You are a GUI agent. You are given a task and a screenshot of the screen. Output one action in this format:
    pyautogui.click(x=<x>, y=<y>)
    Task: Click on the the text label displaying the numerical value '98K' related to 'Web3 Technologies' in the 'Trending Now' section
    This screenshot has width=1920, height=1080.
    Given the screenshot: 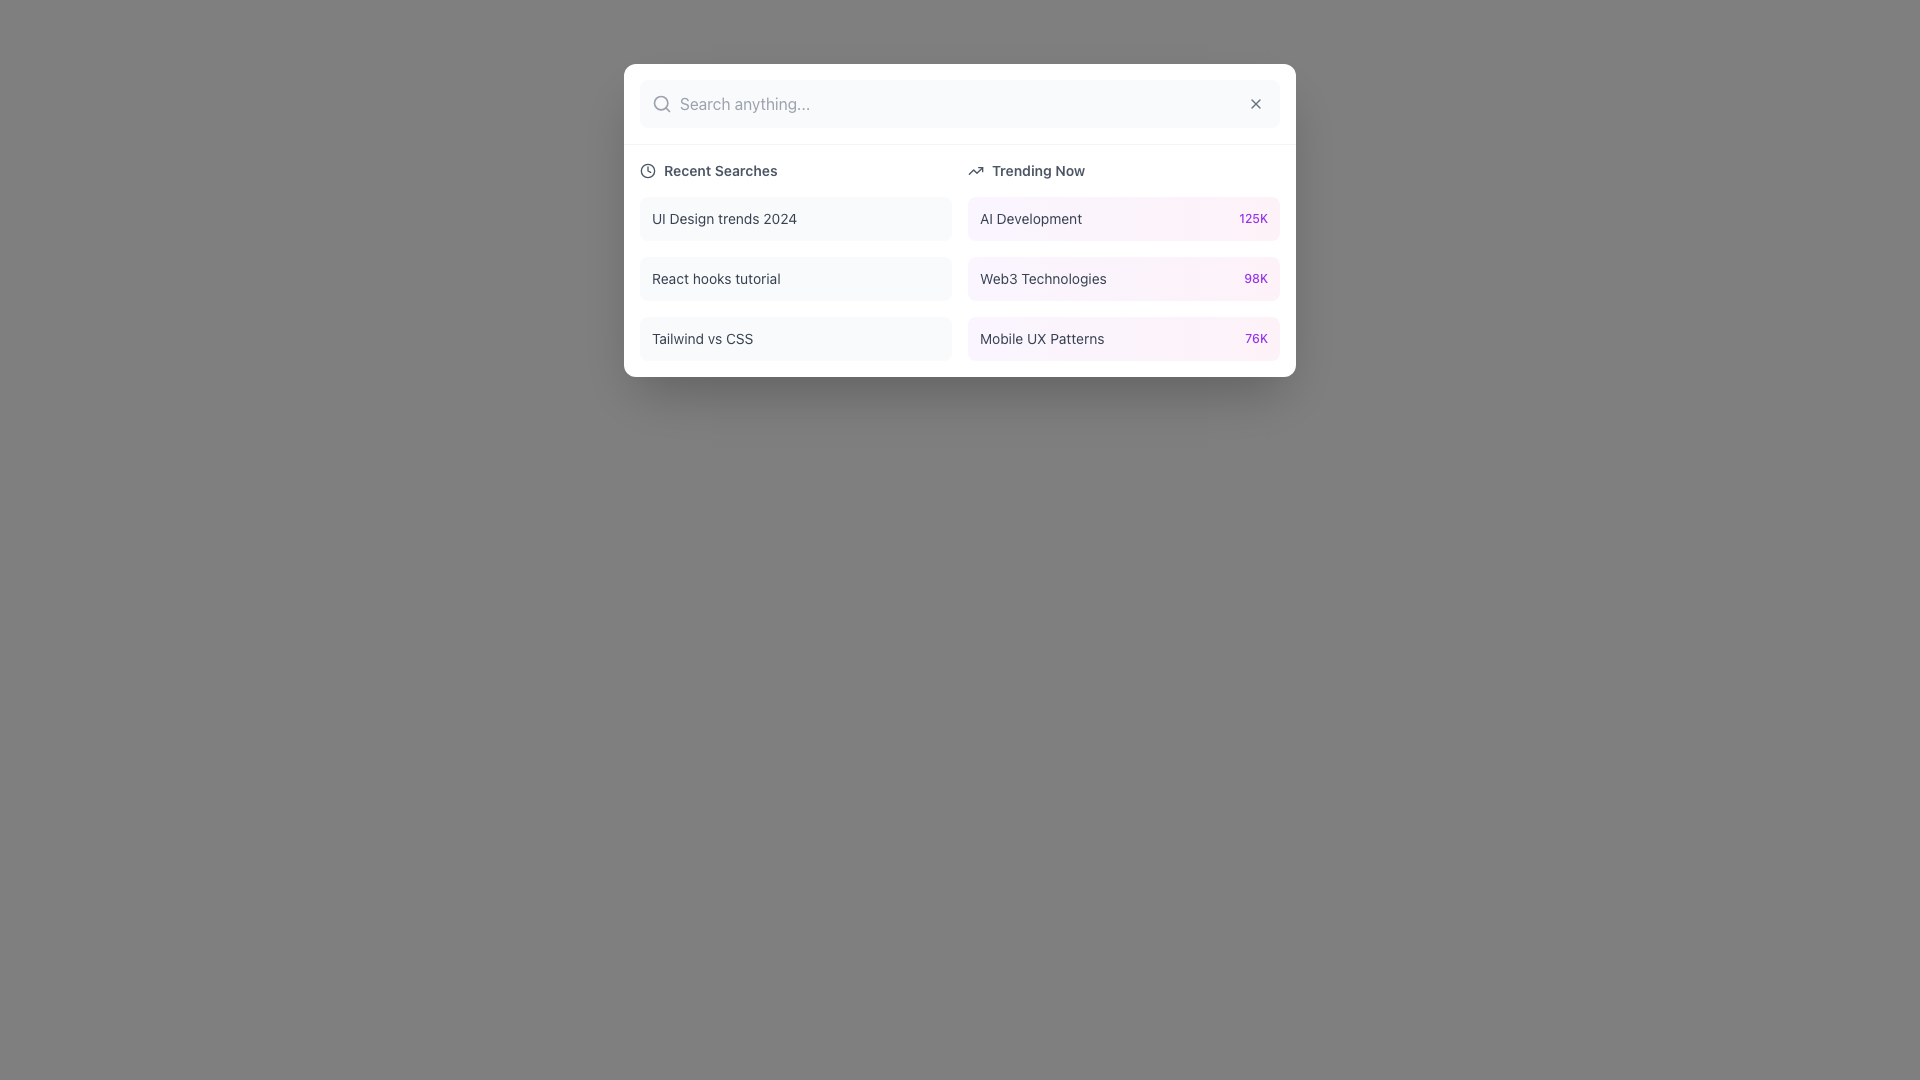 What is the action you would take?
    pyautogui.click(x=1255, y=278)
    